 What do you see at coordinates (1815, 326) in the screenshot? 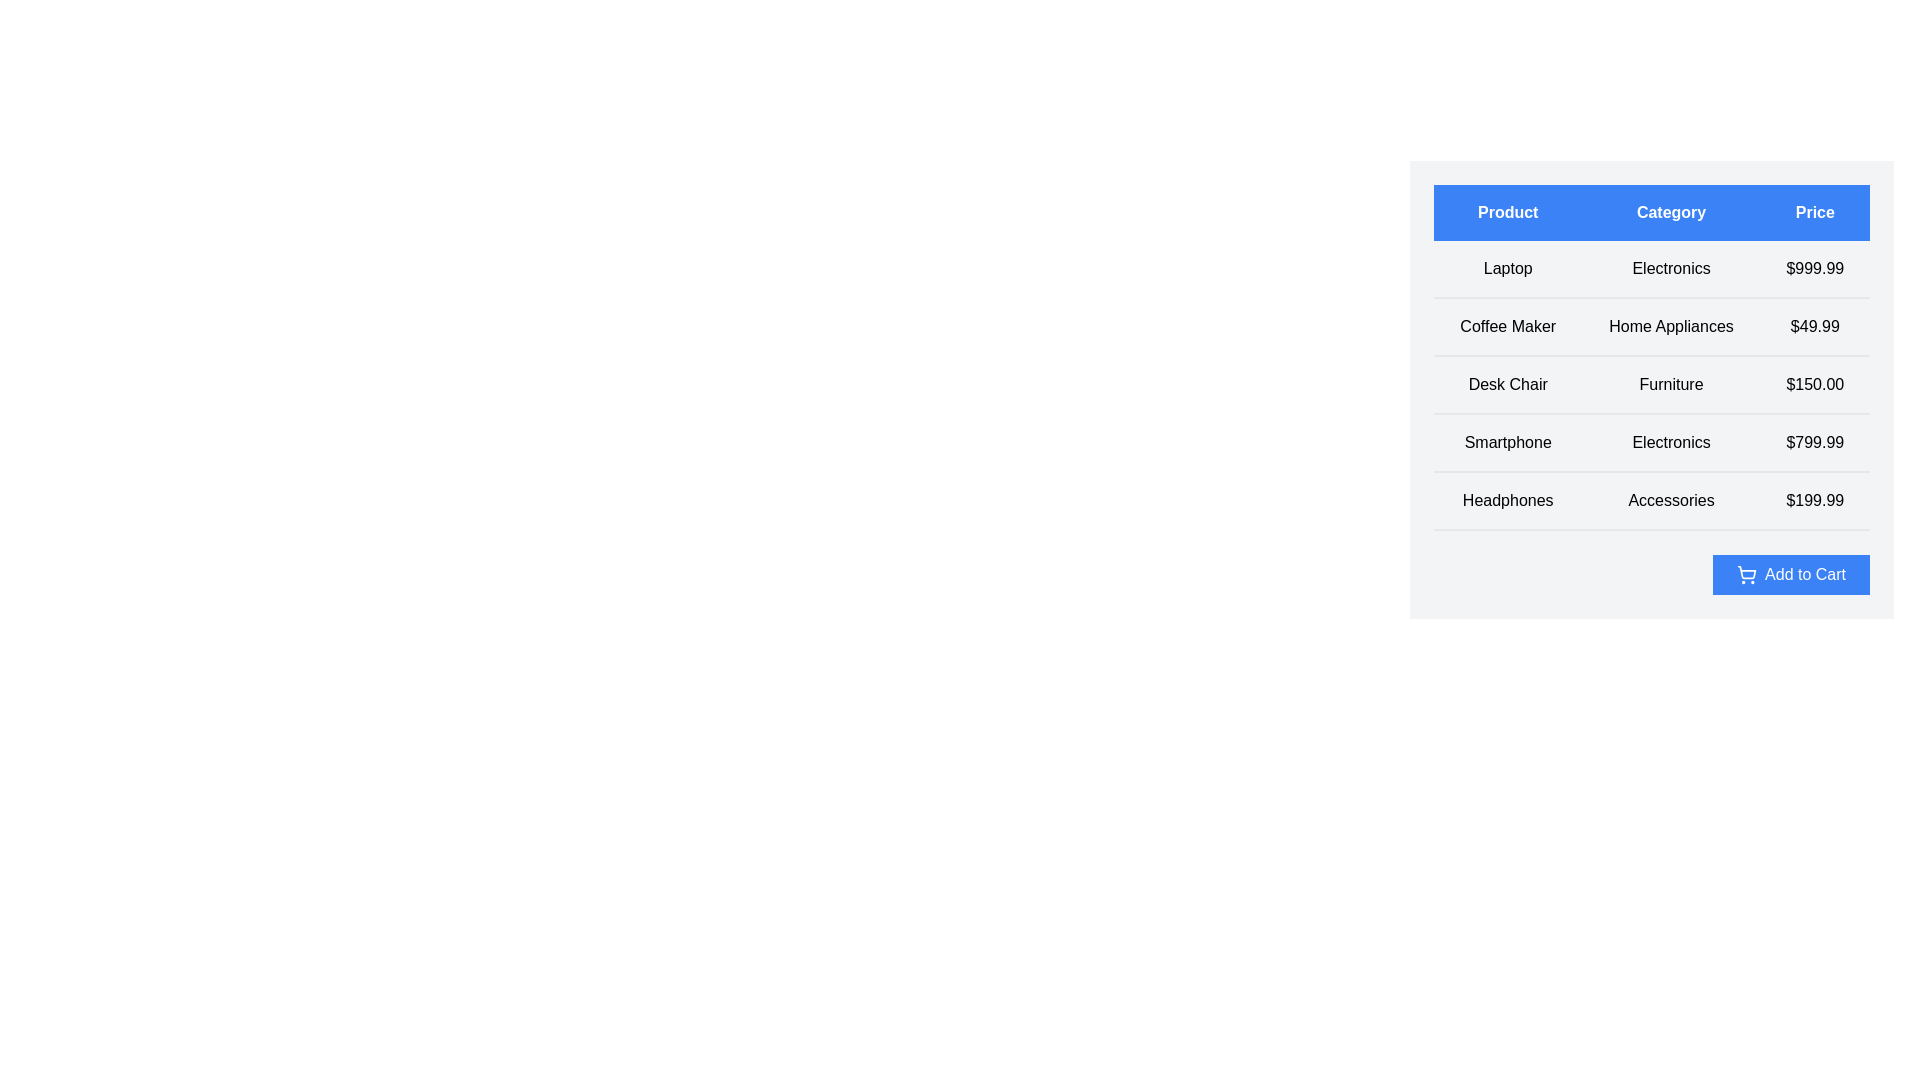
I see `the price text label displaying the cost of the product 'Coffee Maker' located in the third column of the second row in the table` at bounding box center [1815, 326].